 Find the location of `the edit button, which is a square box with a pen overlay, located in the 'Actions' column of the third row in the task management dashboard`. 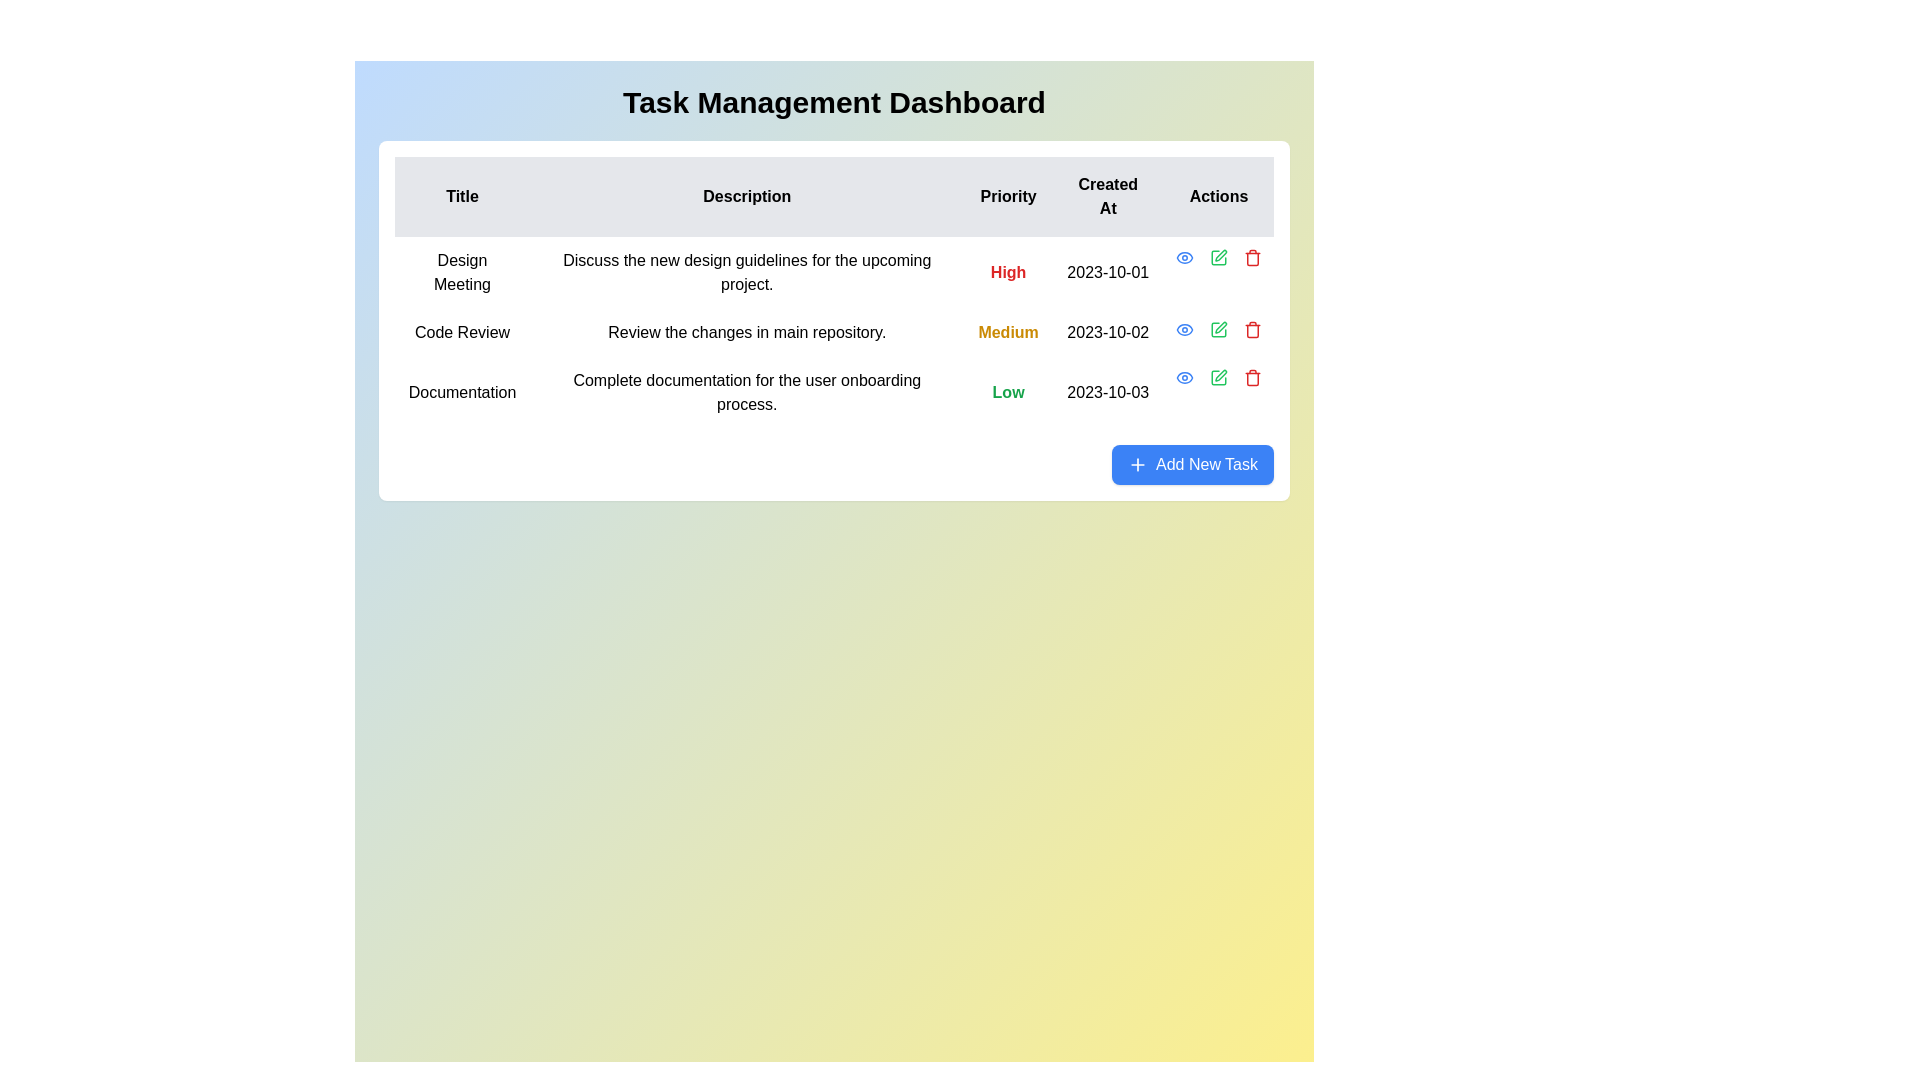

the edit button, which is a square box with a pen overlay, located in the 'Actions' column of the third row in the task management dashboard is located at coordinates (1217, 257).